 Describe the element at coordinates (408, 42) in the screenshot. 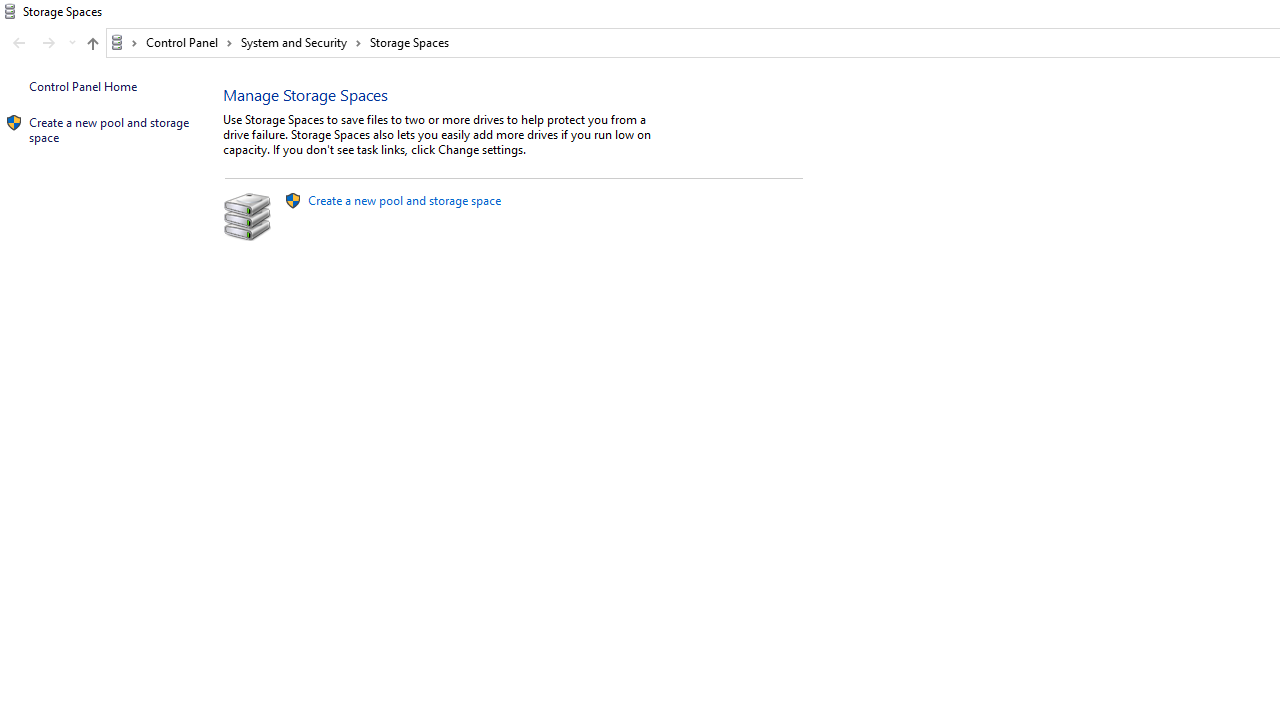

I see `'Storage Spaces'` at that location.